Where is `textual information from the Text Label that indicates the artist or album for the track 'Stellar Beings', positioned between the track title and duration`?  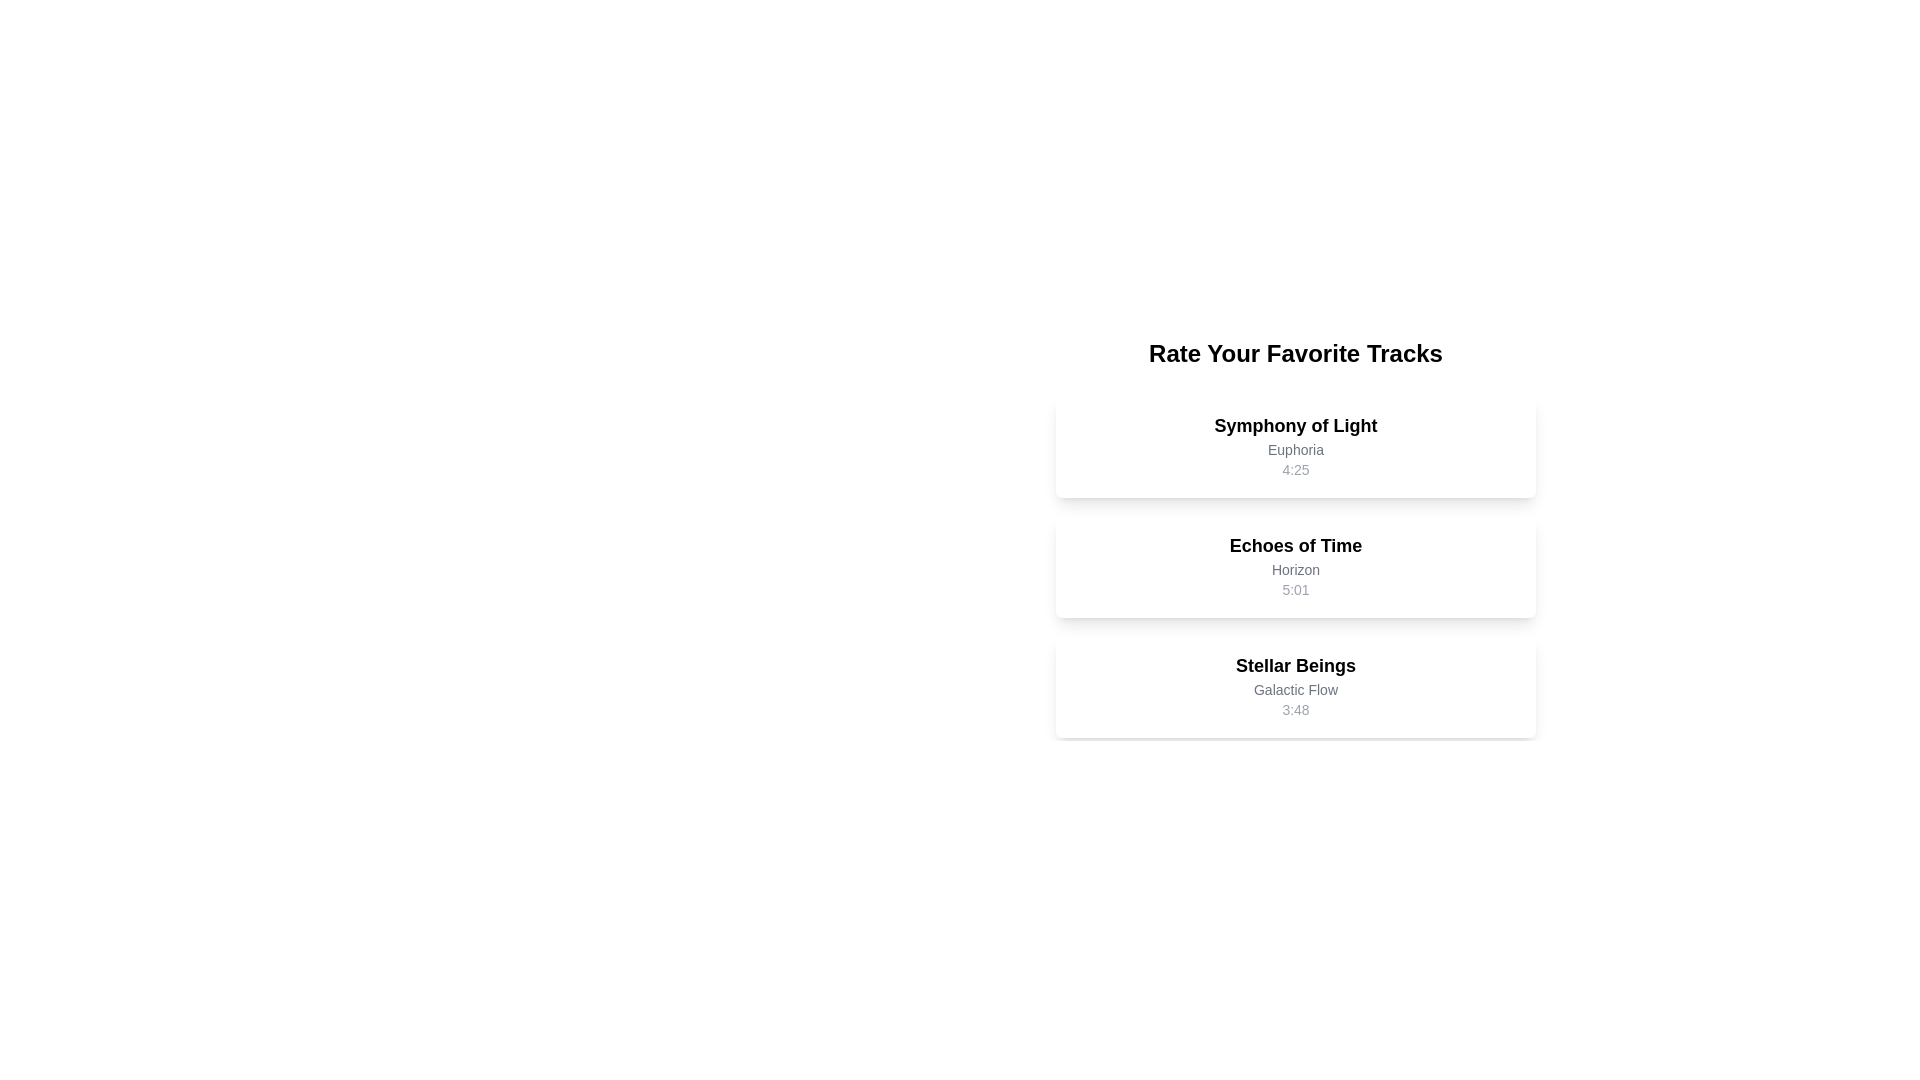 textual information from the Text Label that indicates the artist or album for the track 'Stellar Beings', positioned between the track title and duration is located at coordinates (1296, 689).